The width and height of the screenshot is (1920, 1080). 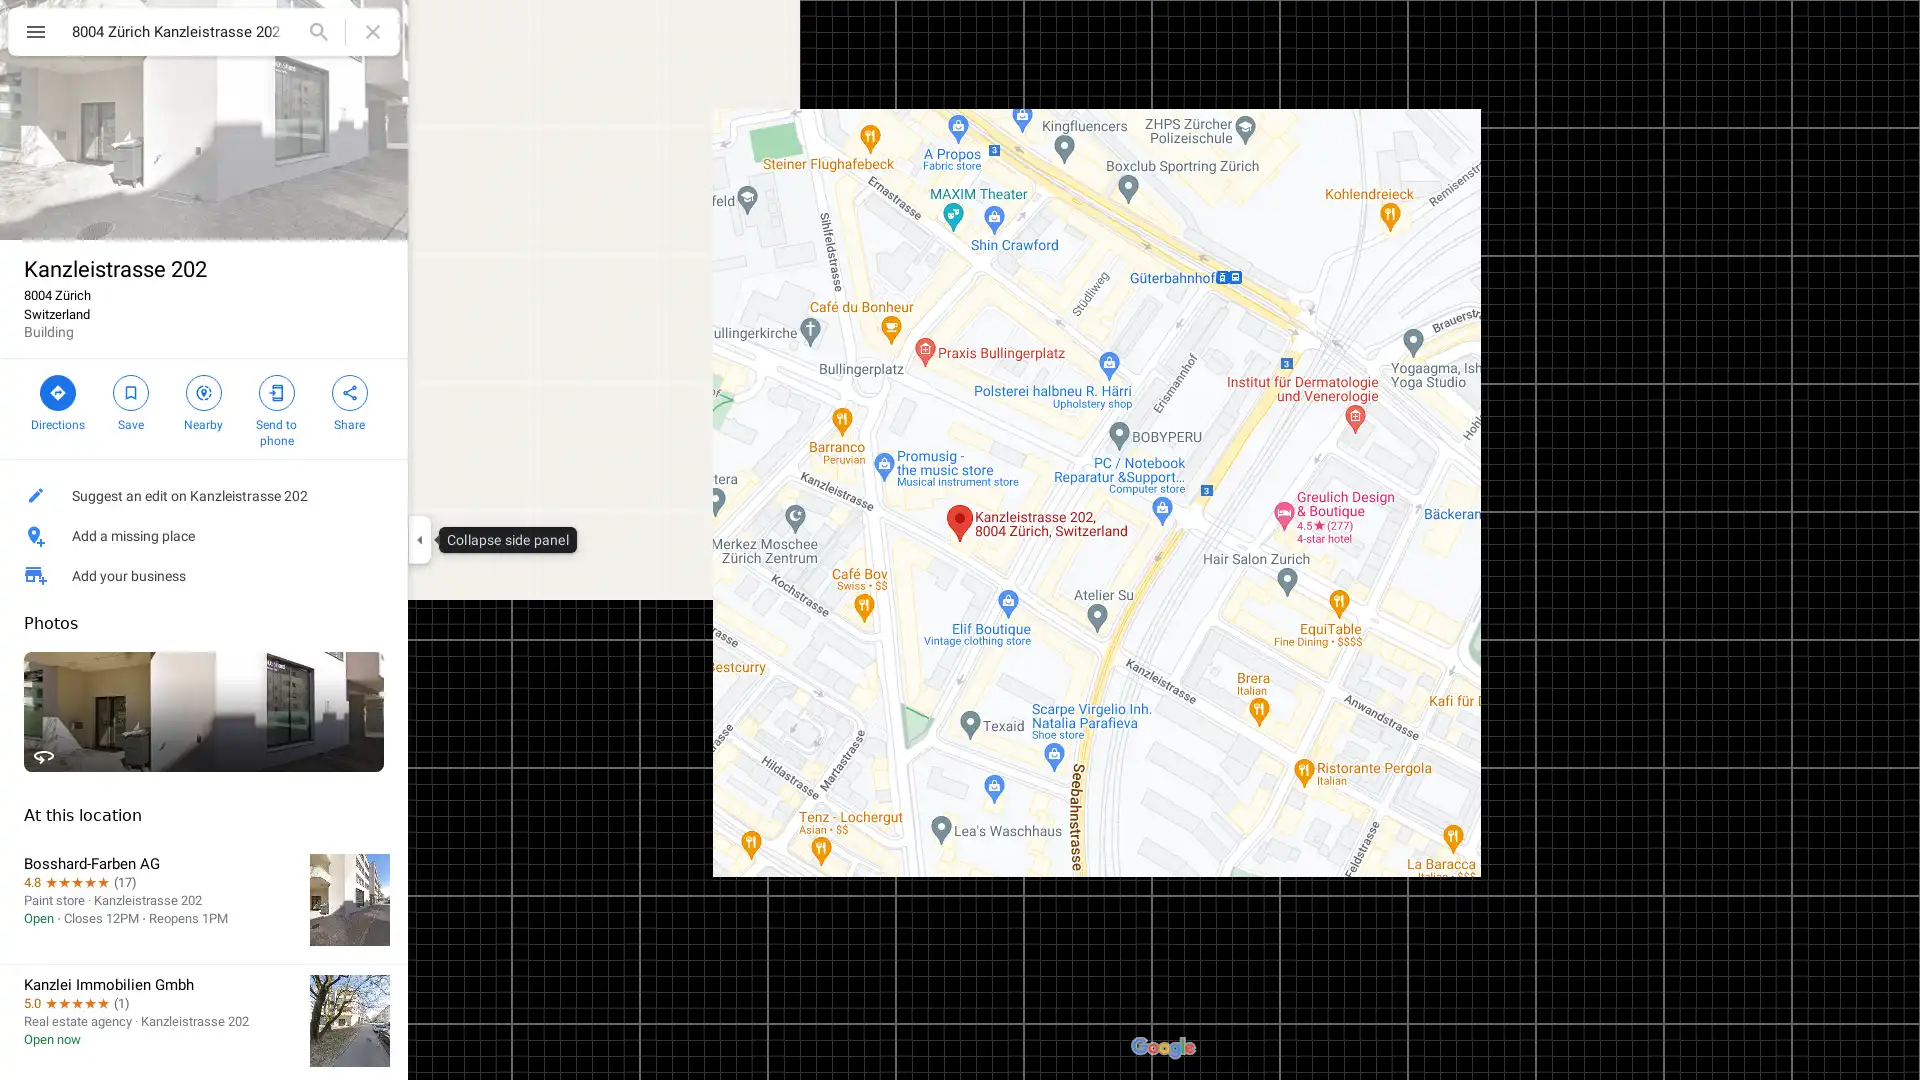 What do you see at coordinates (203, 401) in the screenshot?
I see `Search nearby Kanzleistrasse 202` at bounding box center [203, 401].